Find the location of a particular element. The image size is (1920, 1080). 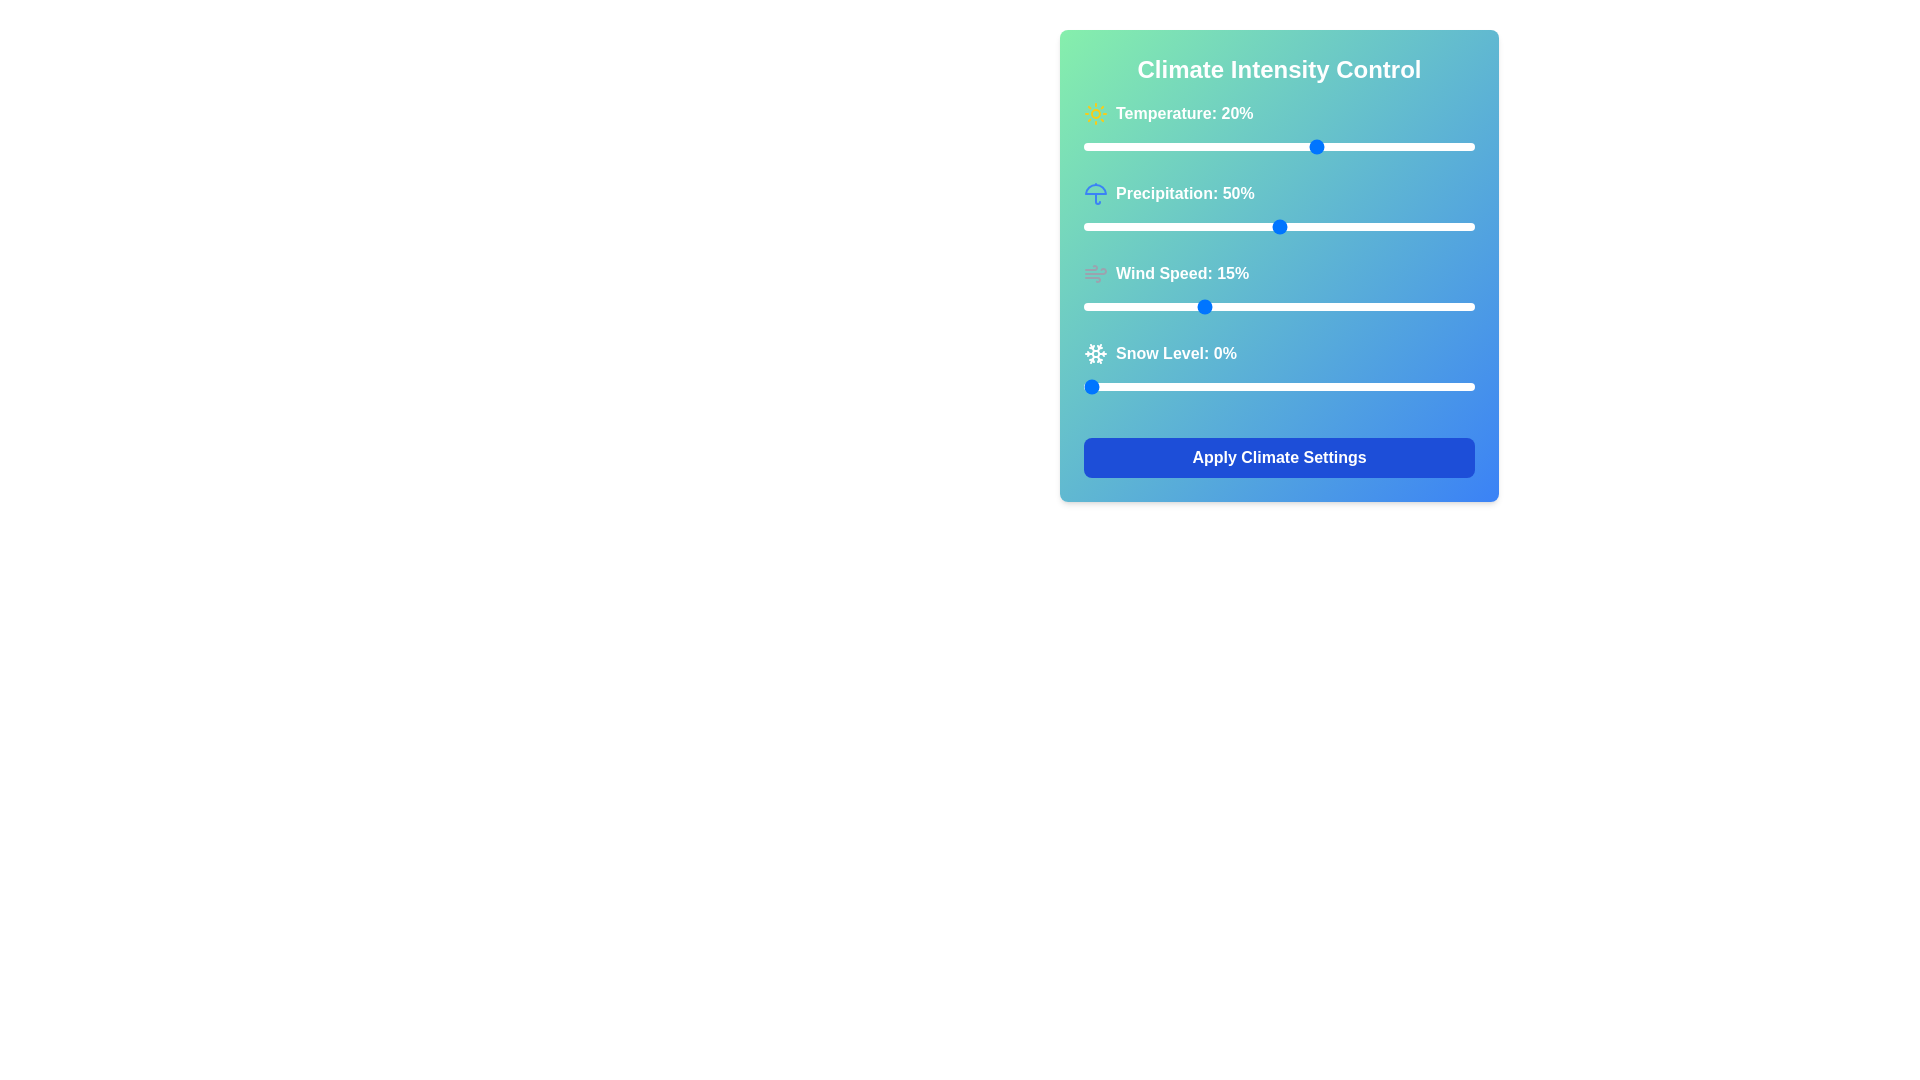

the snow level is located at coordinates (1127, 386).